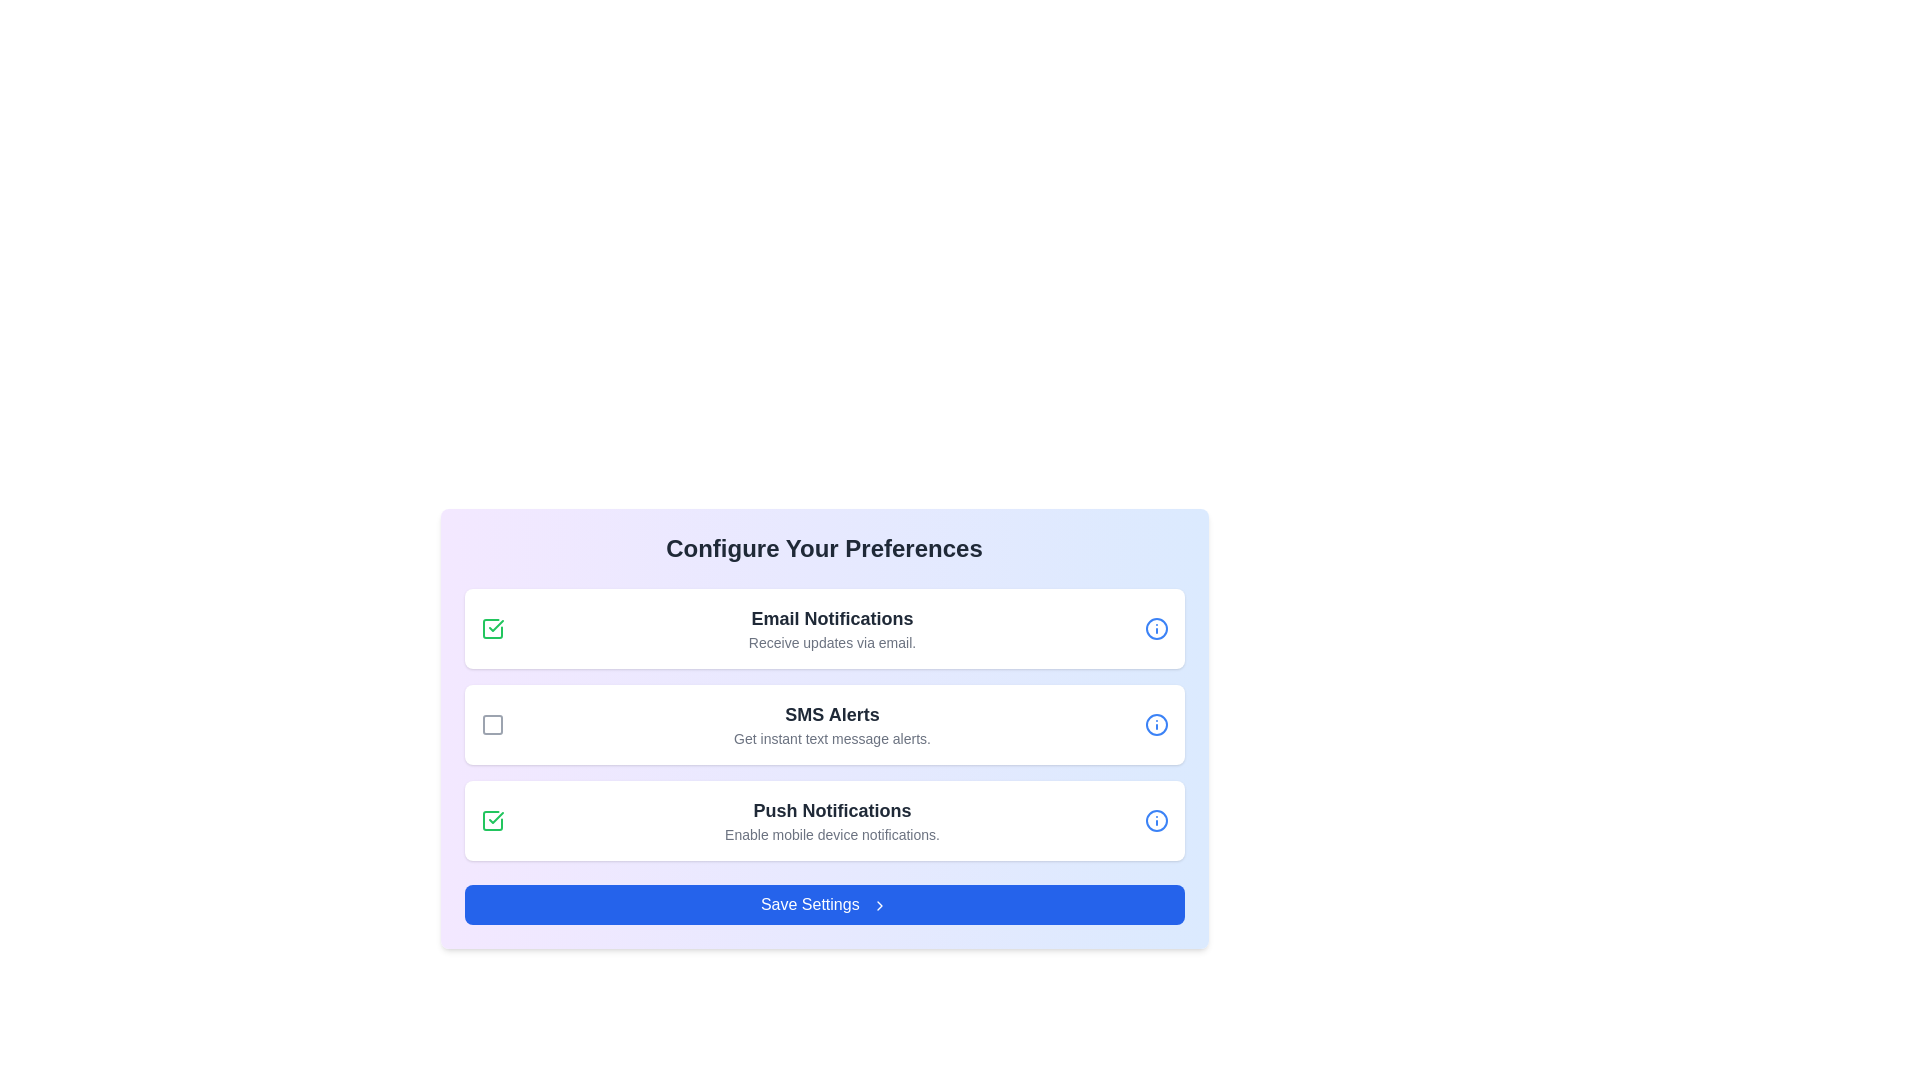 The image size is (1920, 1080). What do you see at coordinates (1156, 627) in the screenshot?
I see `the informational icon located at the far right side within the 'Email Notifications' panel, adjacent to its descriptive text` at bounding box center [1156, 627].